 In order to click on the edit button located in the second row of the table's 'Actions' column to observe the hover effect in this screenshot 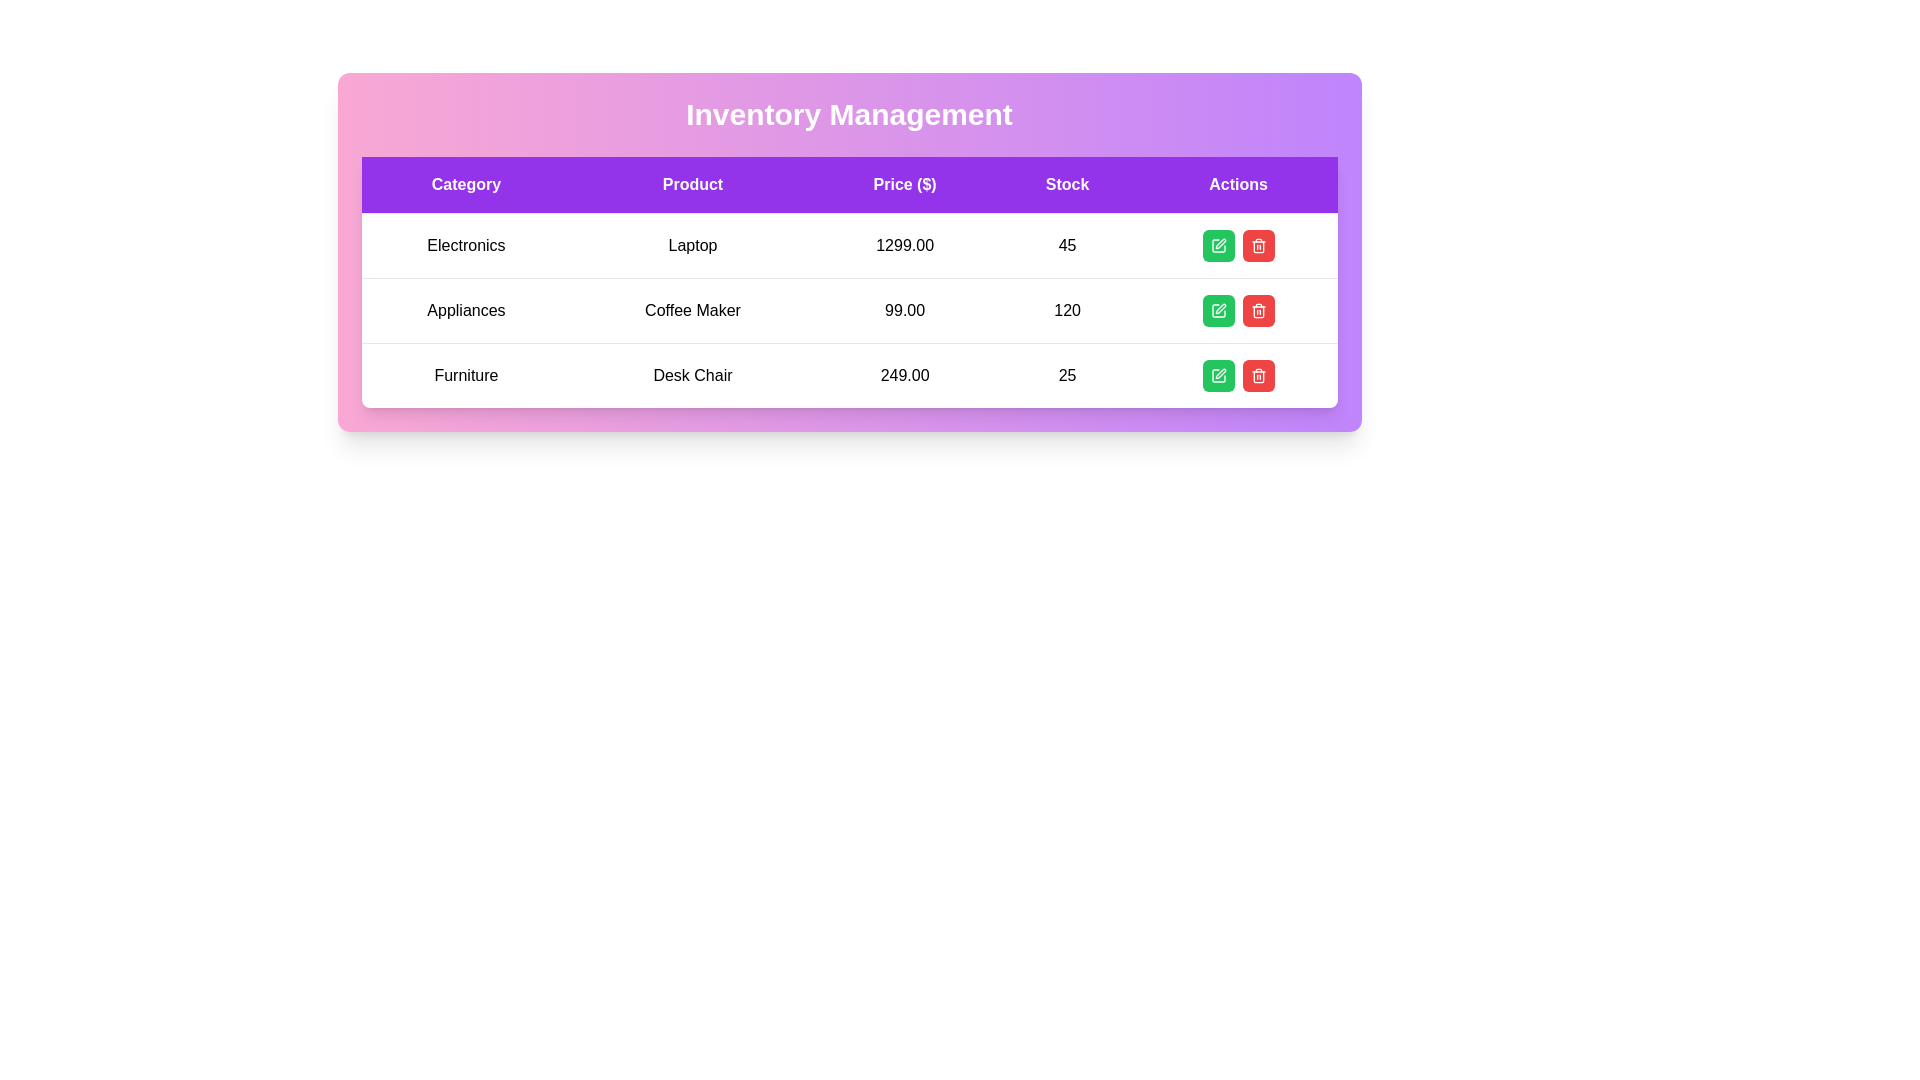, I will do `click(1217, 311)`.